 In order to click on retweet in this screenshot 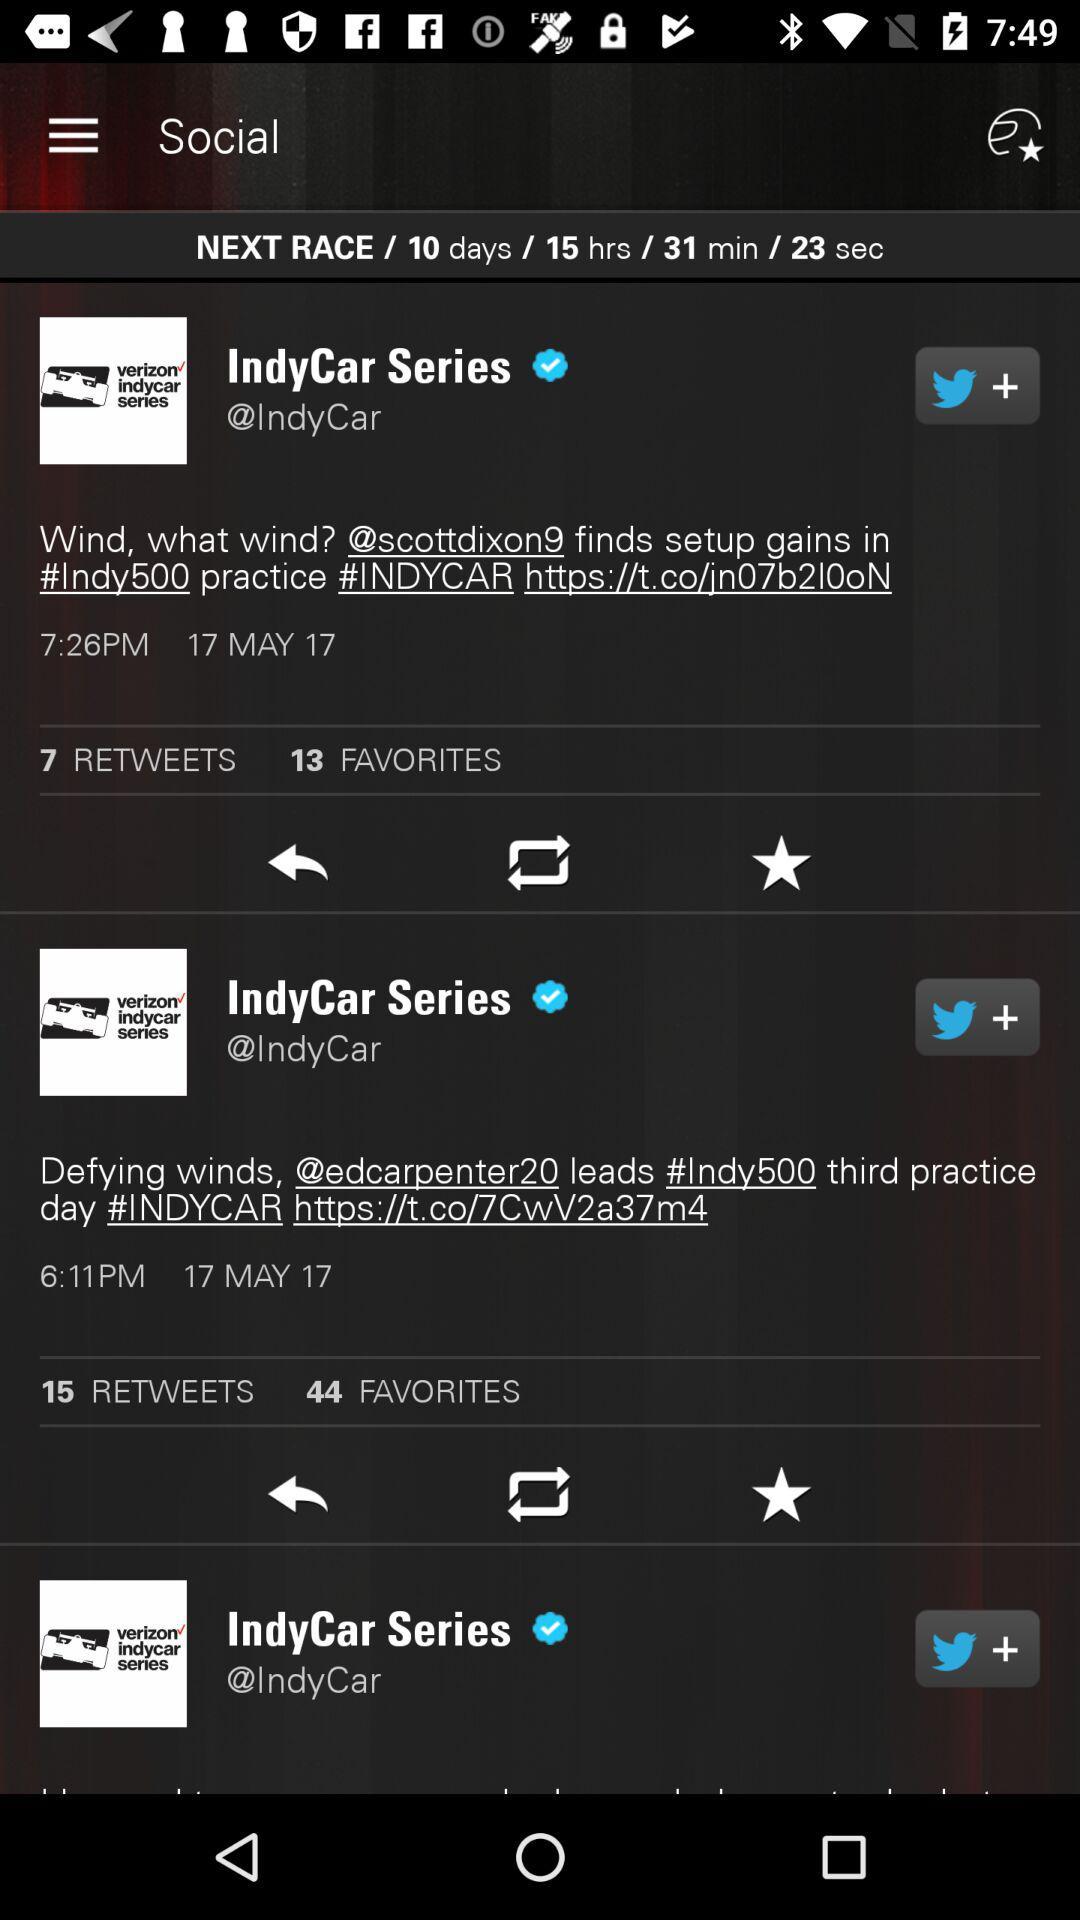, I will do `click(976, 385)`.